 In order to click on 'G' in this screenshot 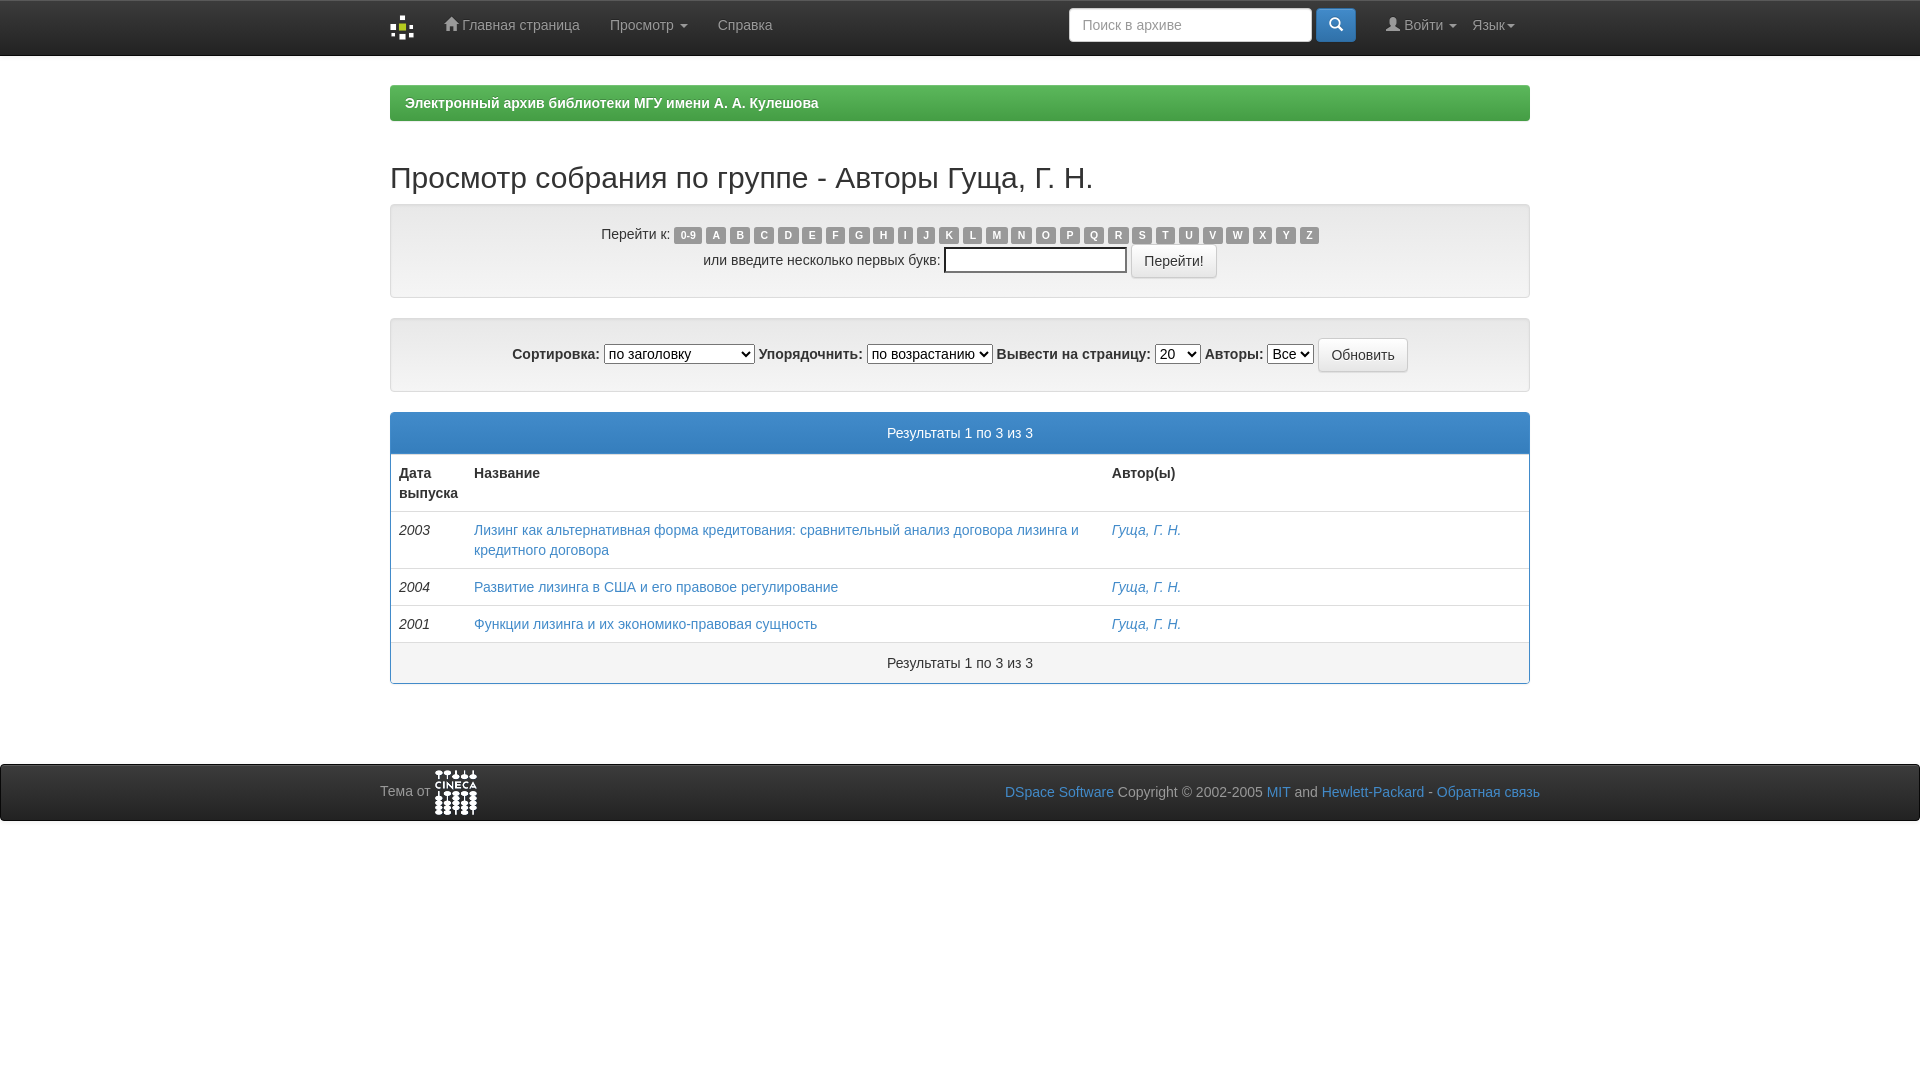, I will do `click(859, 234)`.